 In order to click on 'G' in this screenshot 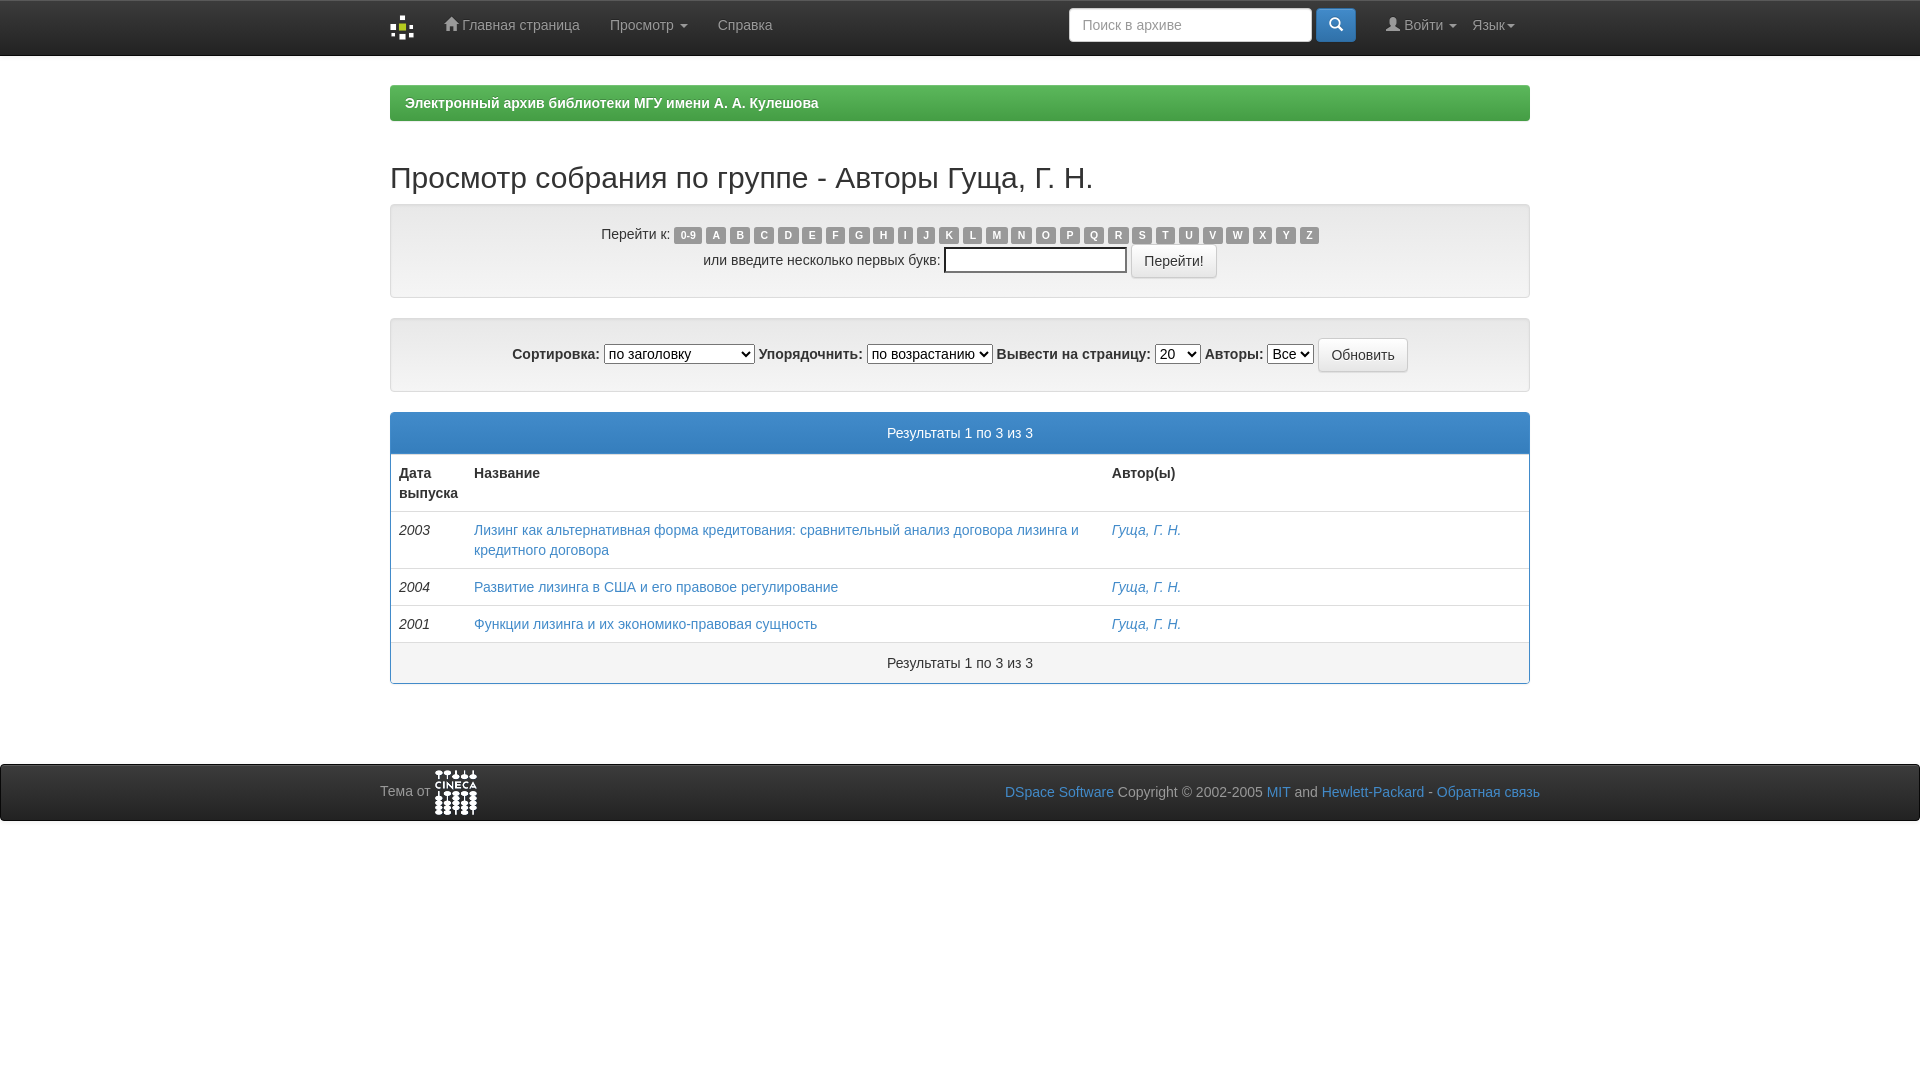, I will do `click(859, 234)`.